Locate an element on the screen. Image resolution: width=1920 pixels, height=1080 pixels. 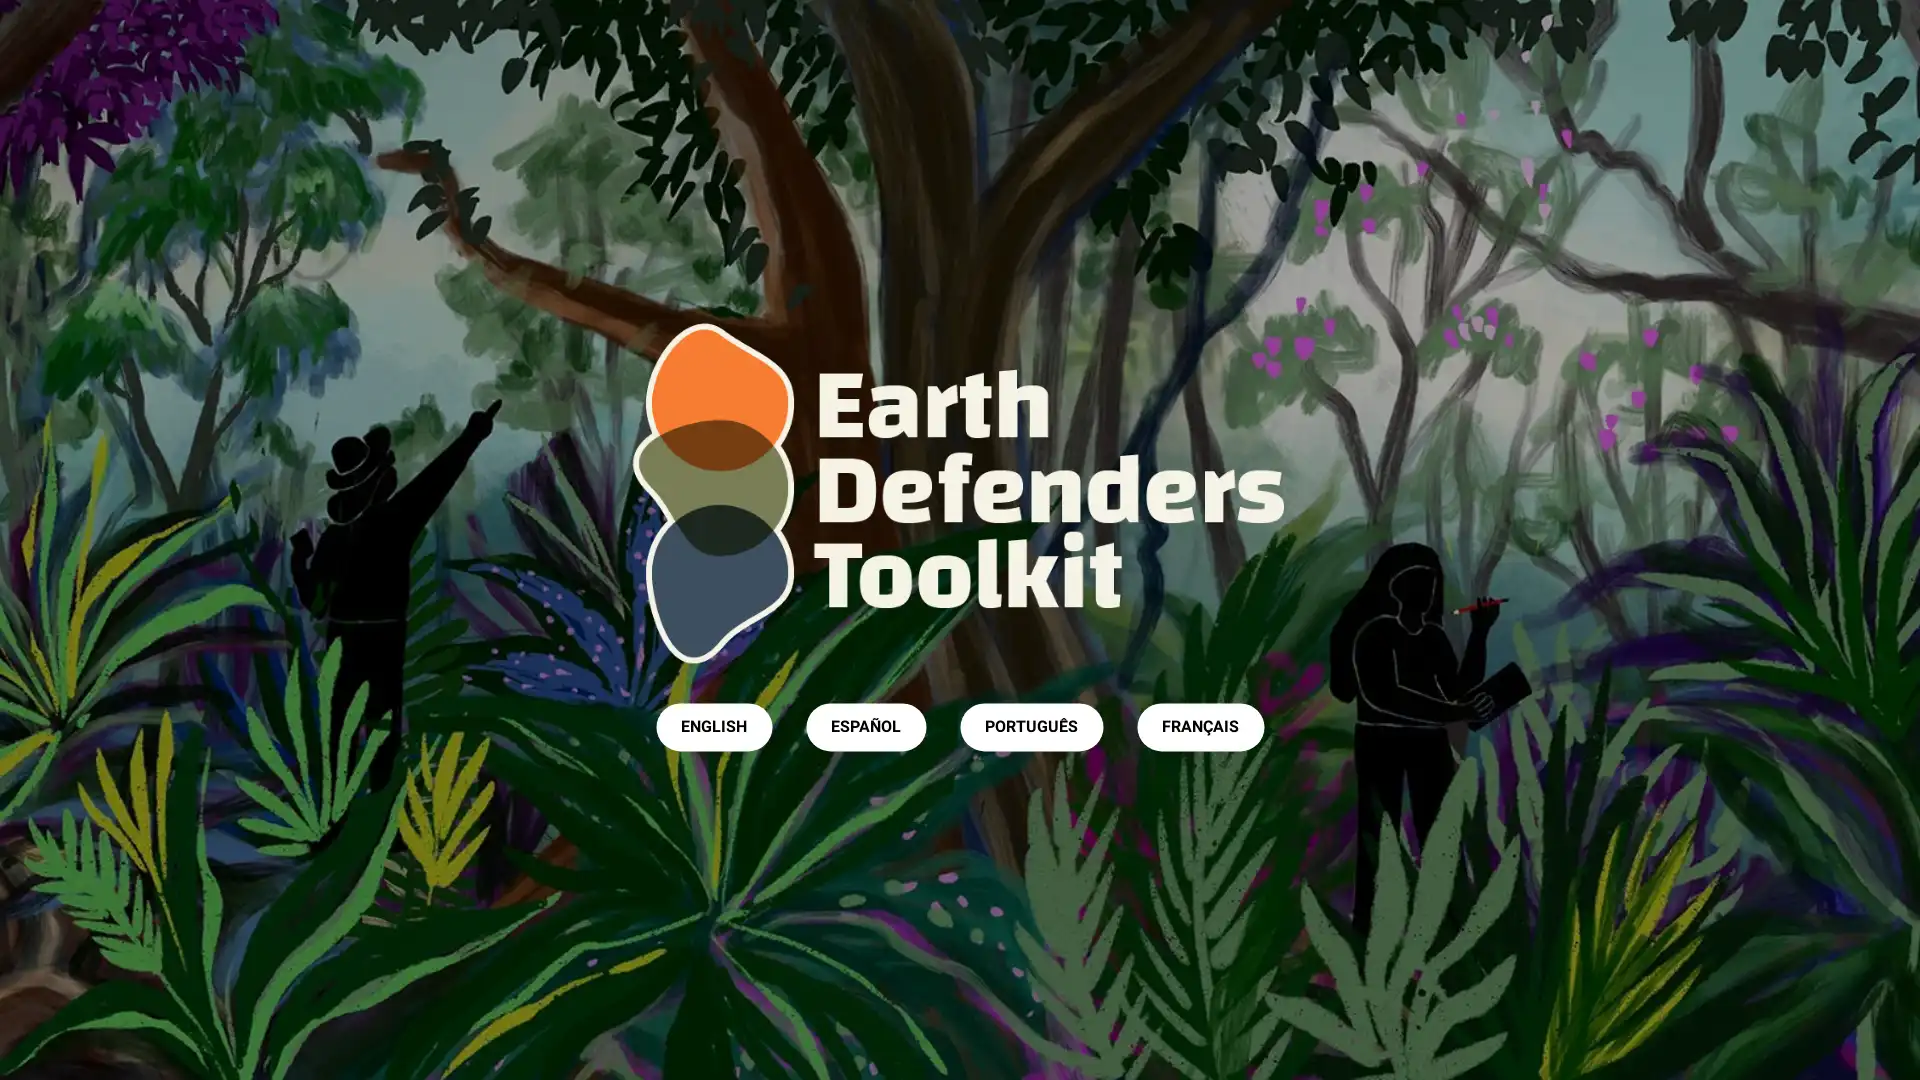
PORTUGUES is located at coordinates (1031, 726).